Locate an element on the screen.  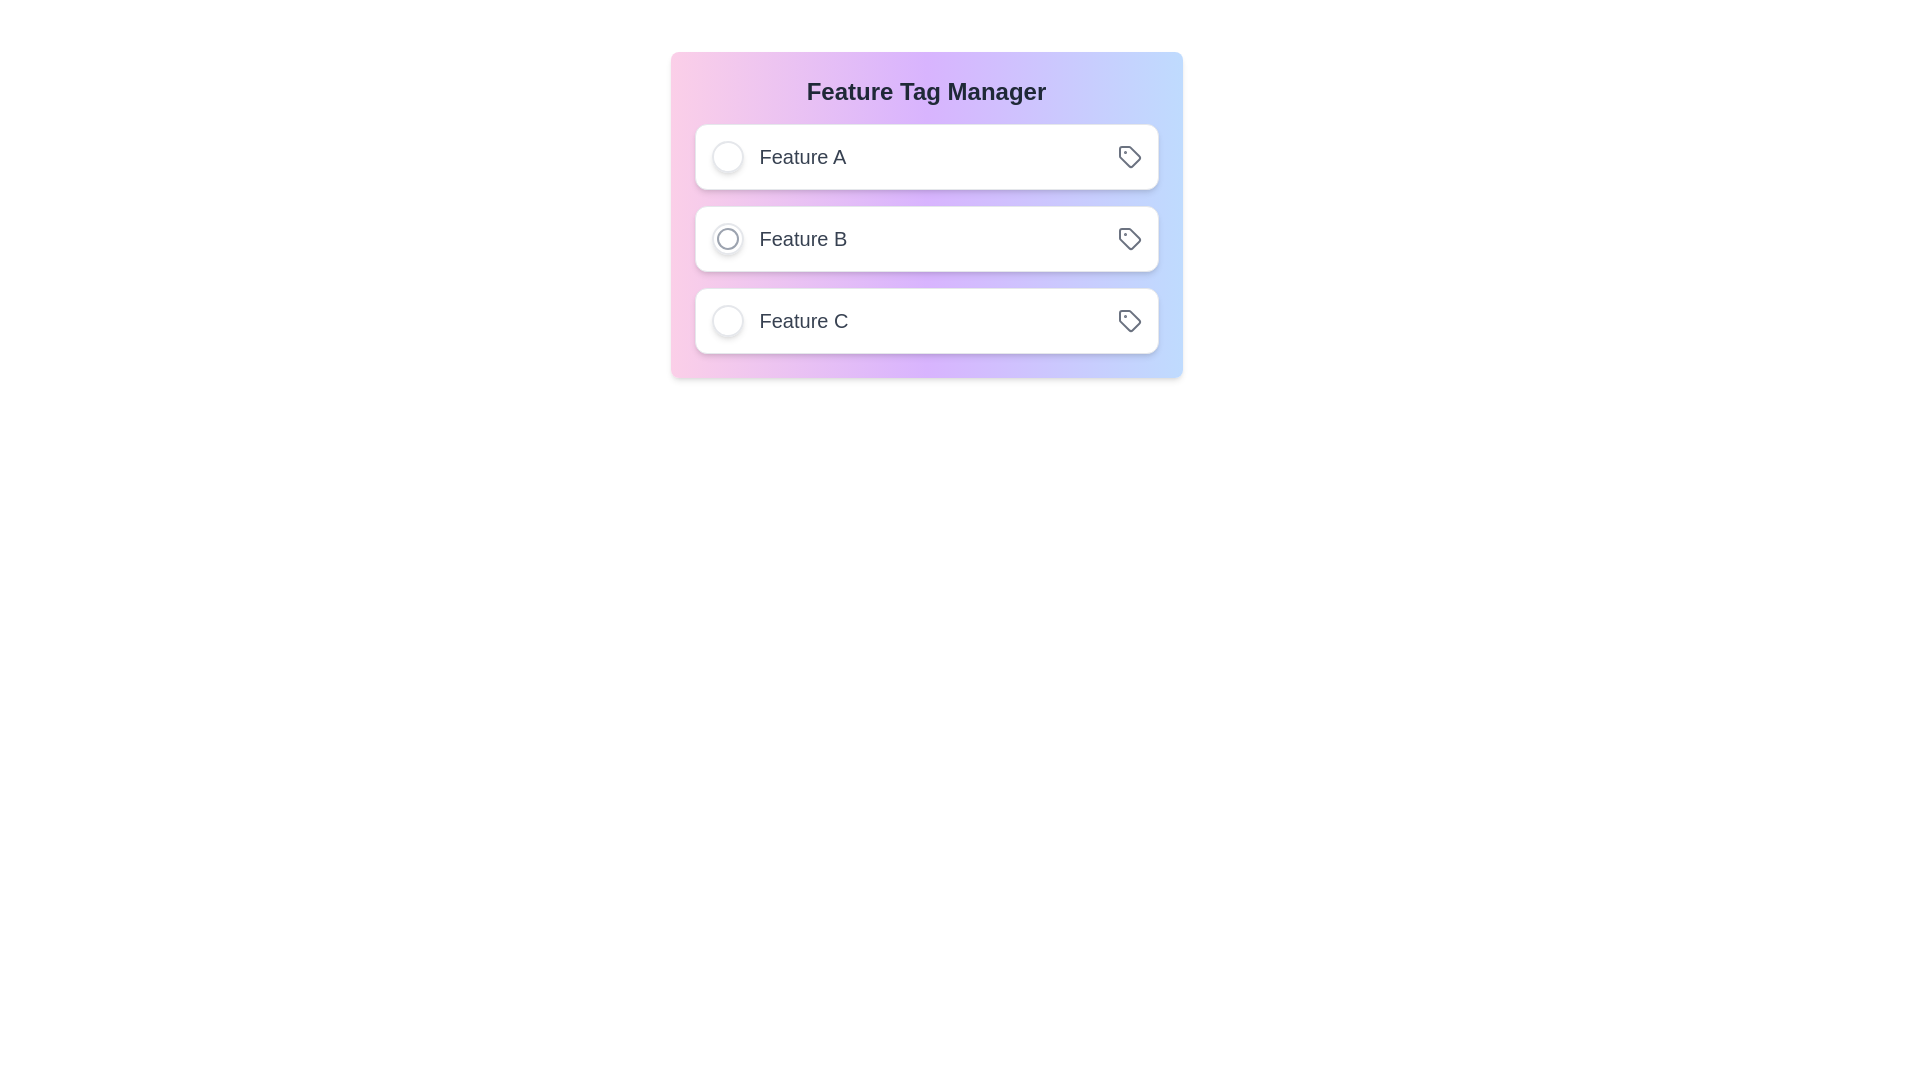
circular part of the checkbox for 'Feature B' to analyze its styling properties is located at coordinates (726, 238).